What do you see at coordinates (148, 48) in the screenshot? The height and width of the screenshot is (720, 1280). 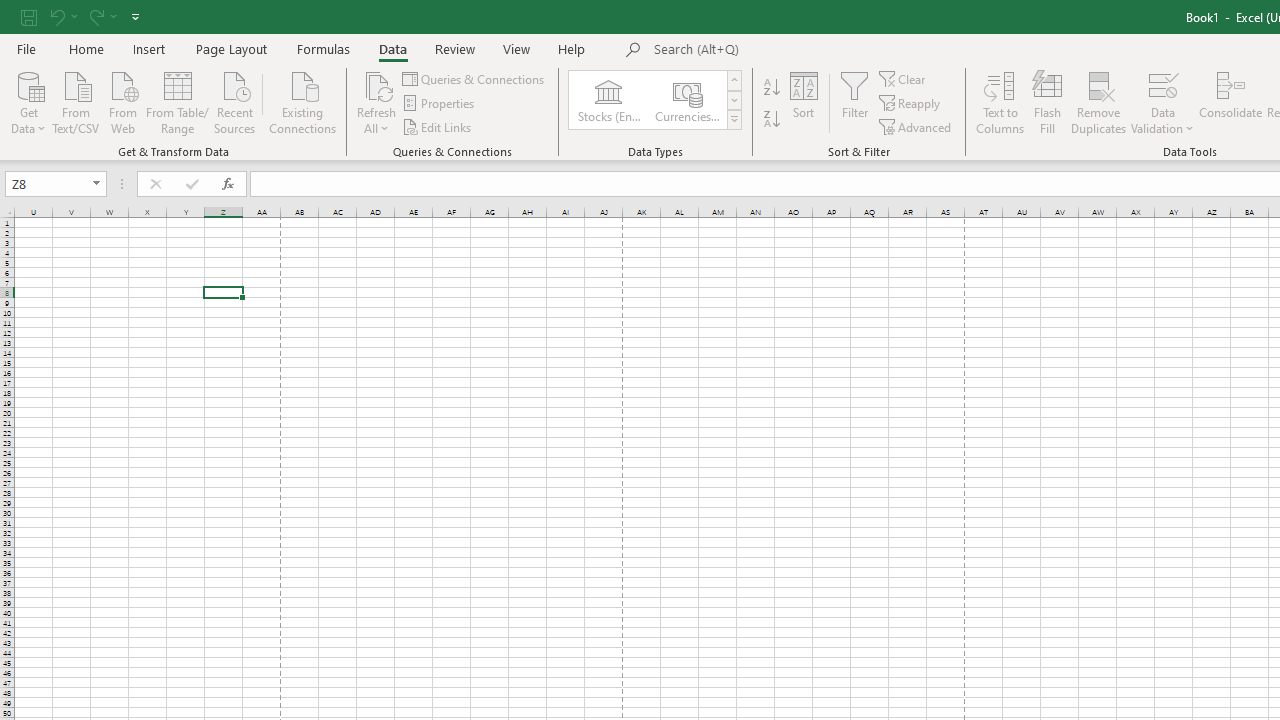 I see `'Insert'` at bounding box center [148, 48].